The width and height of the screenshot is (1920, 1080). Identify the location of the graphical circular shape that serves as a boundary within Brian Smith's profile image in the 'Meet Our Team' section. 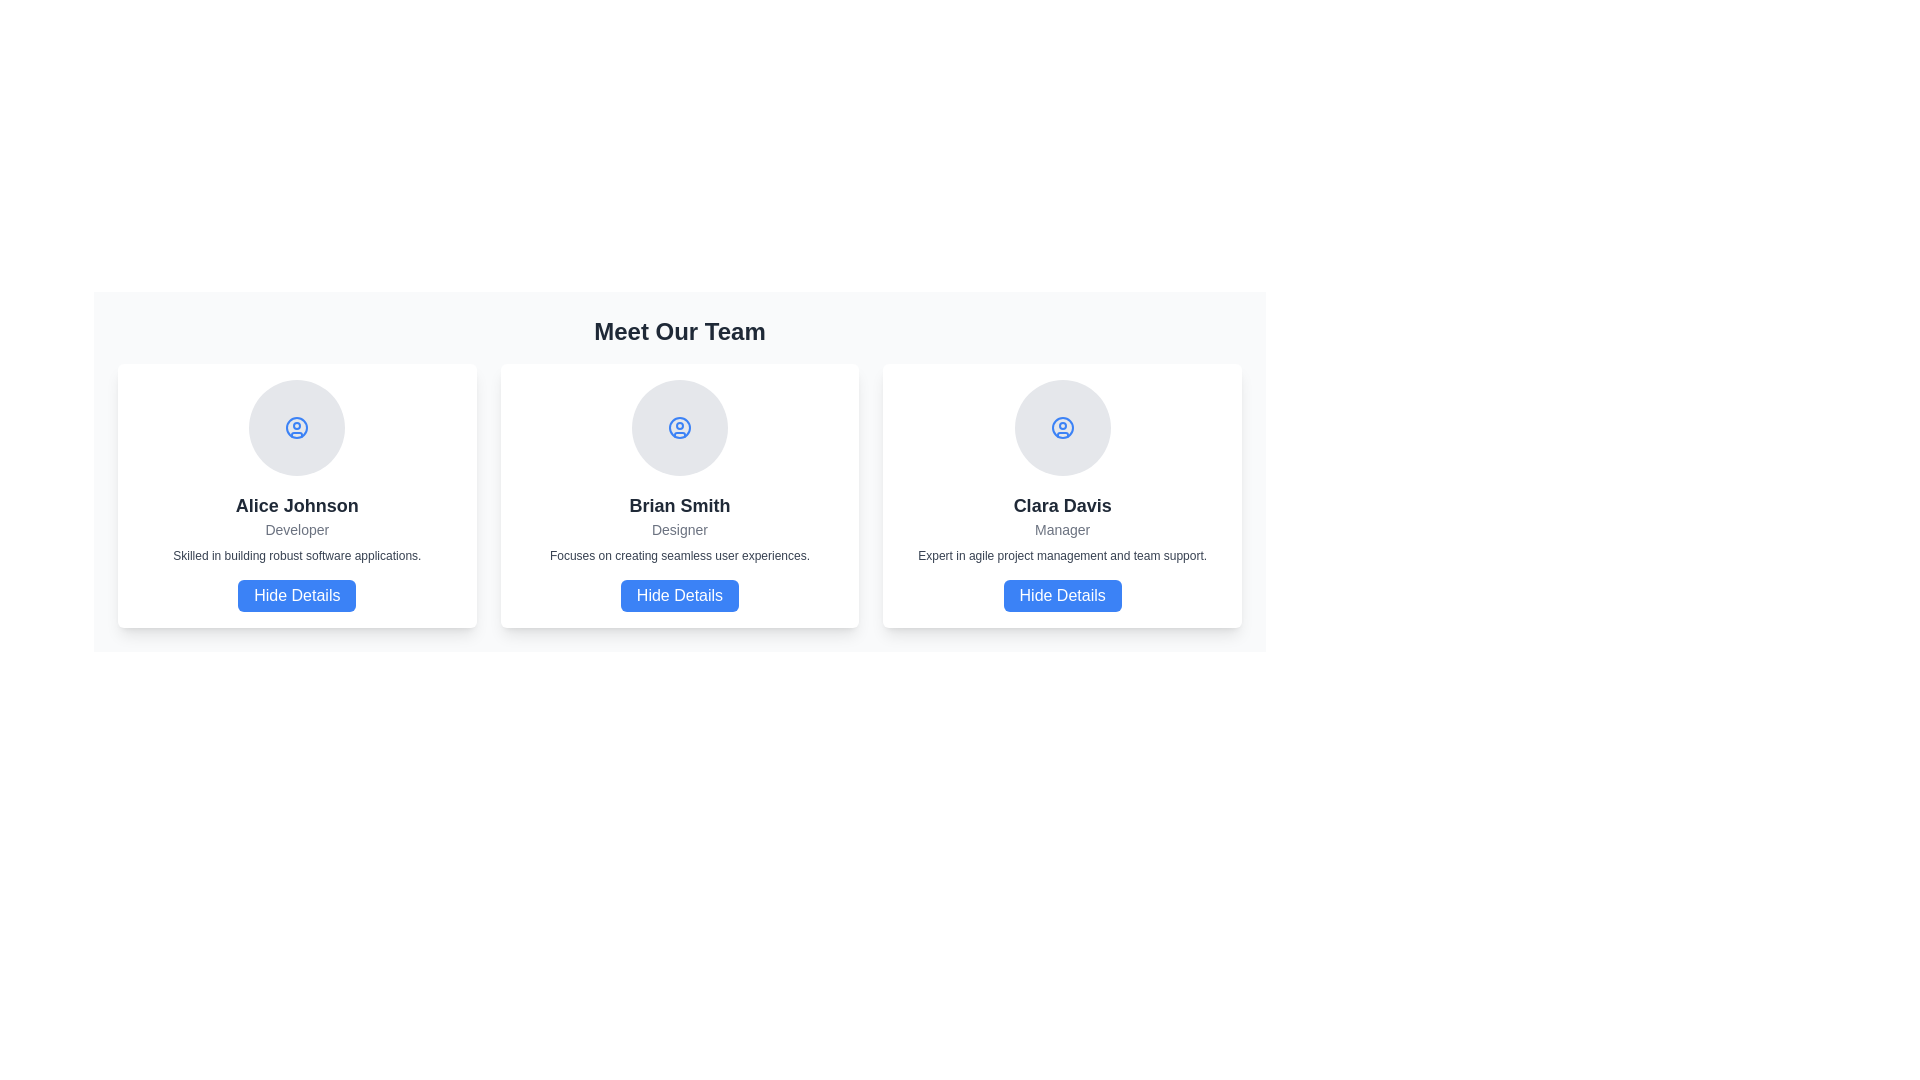
(680, 427).